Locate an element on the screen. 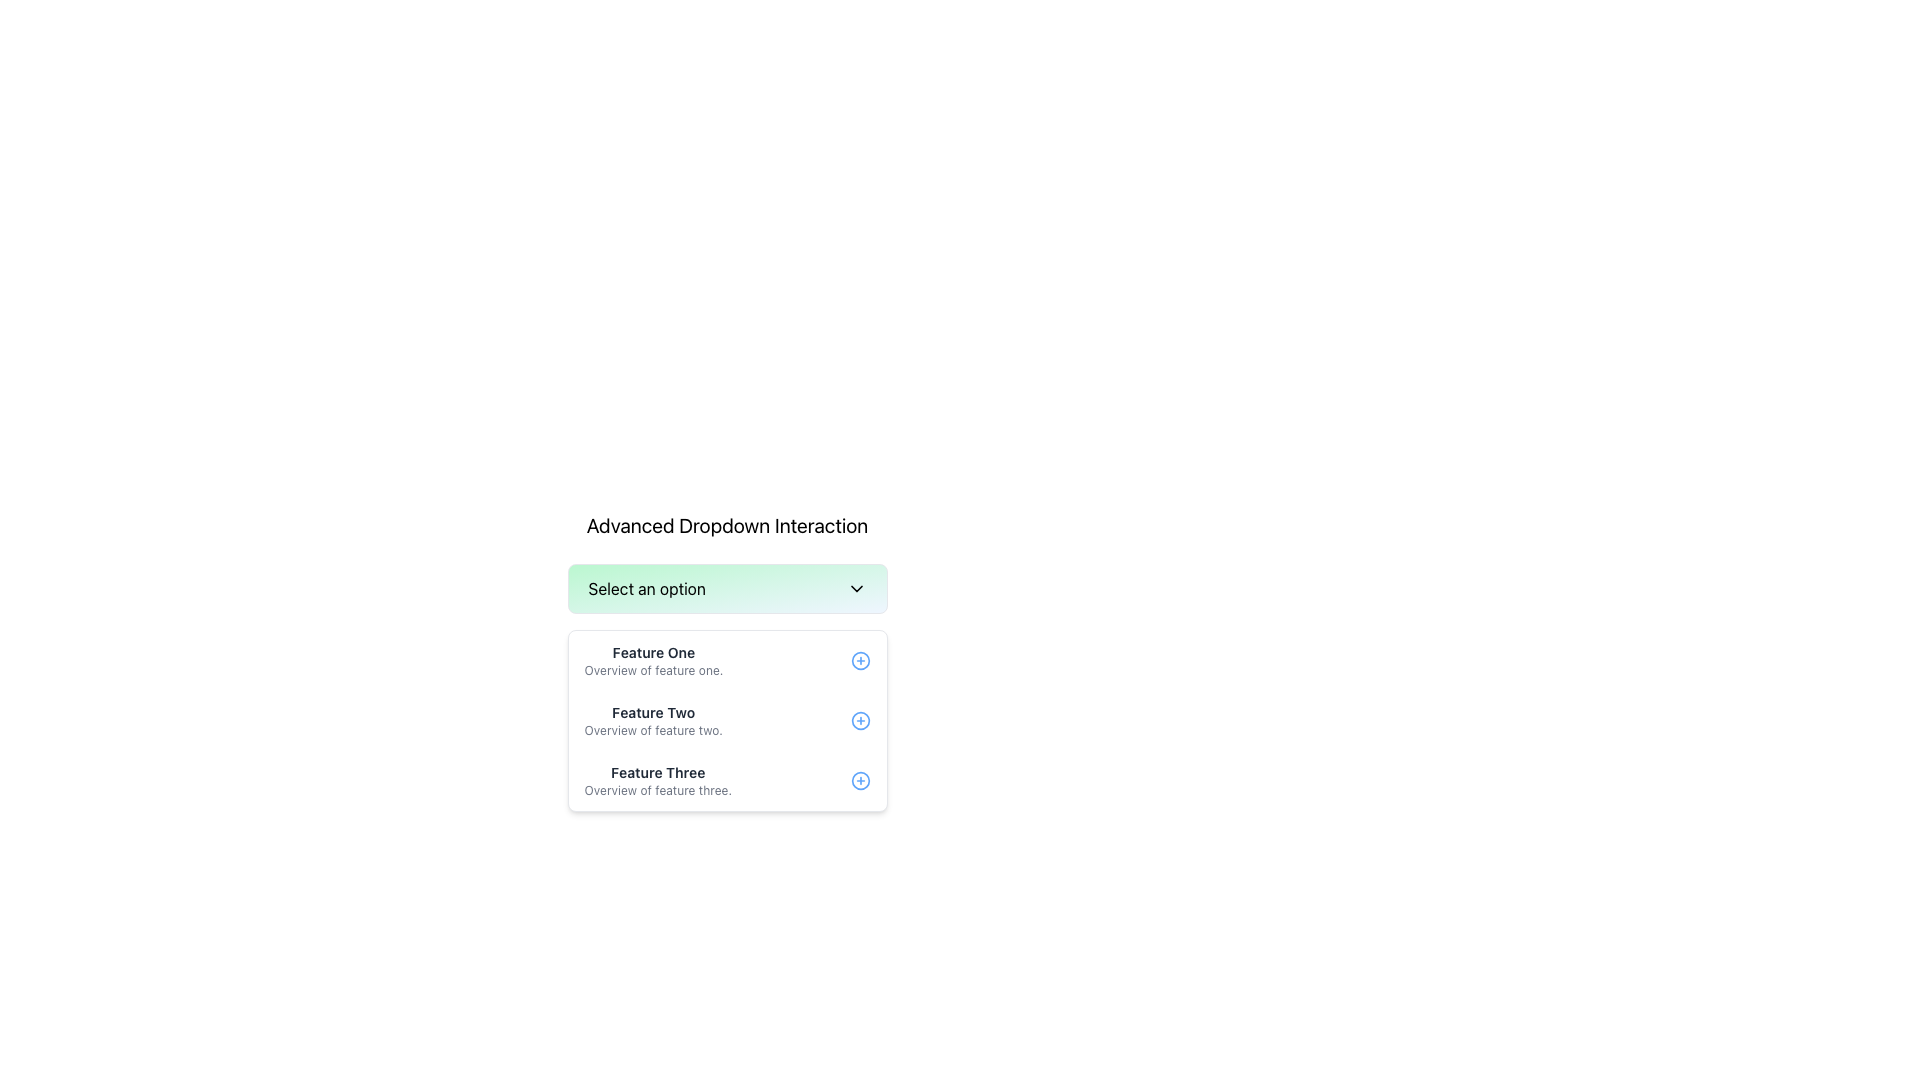 The width and height of the screenshot is (1920, 1080). the title text indicating the section's purpose for advanced dropdown interaction, located above the dropdown selection area labeled 'Select an option' is located at coordinates (726, 524).